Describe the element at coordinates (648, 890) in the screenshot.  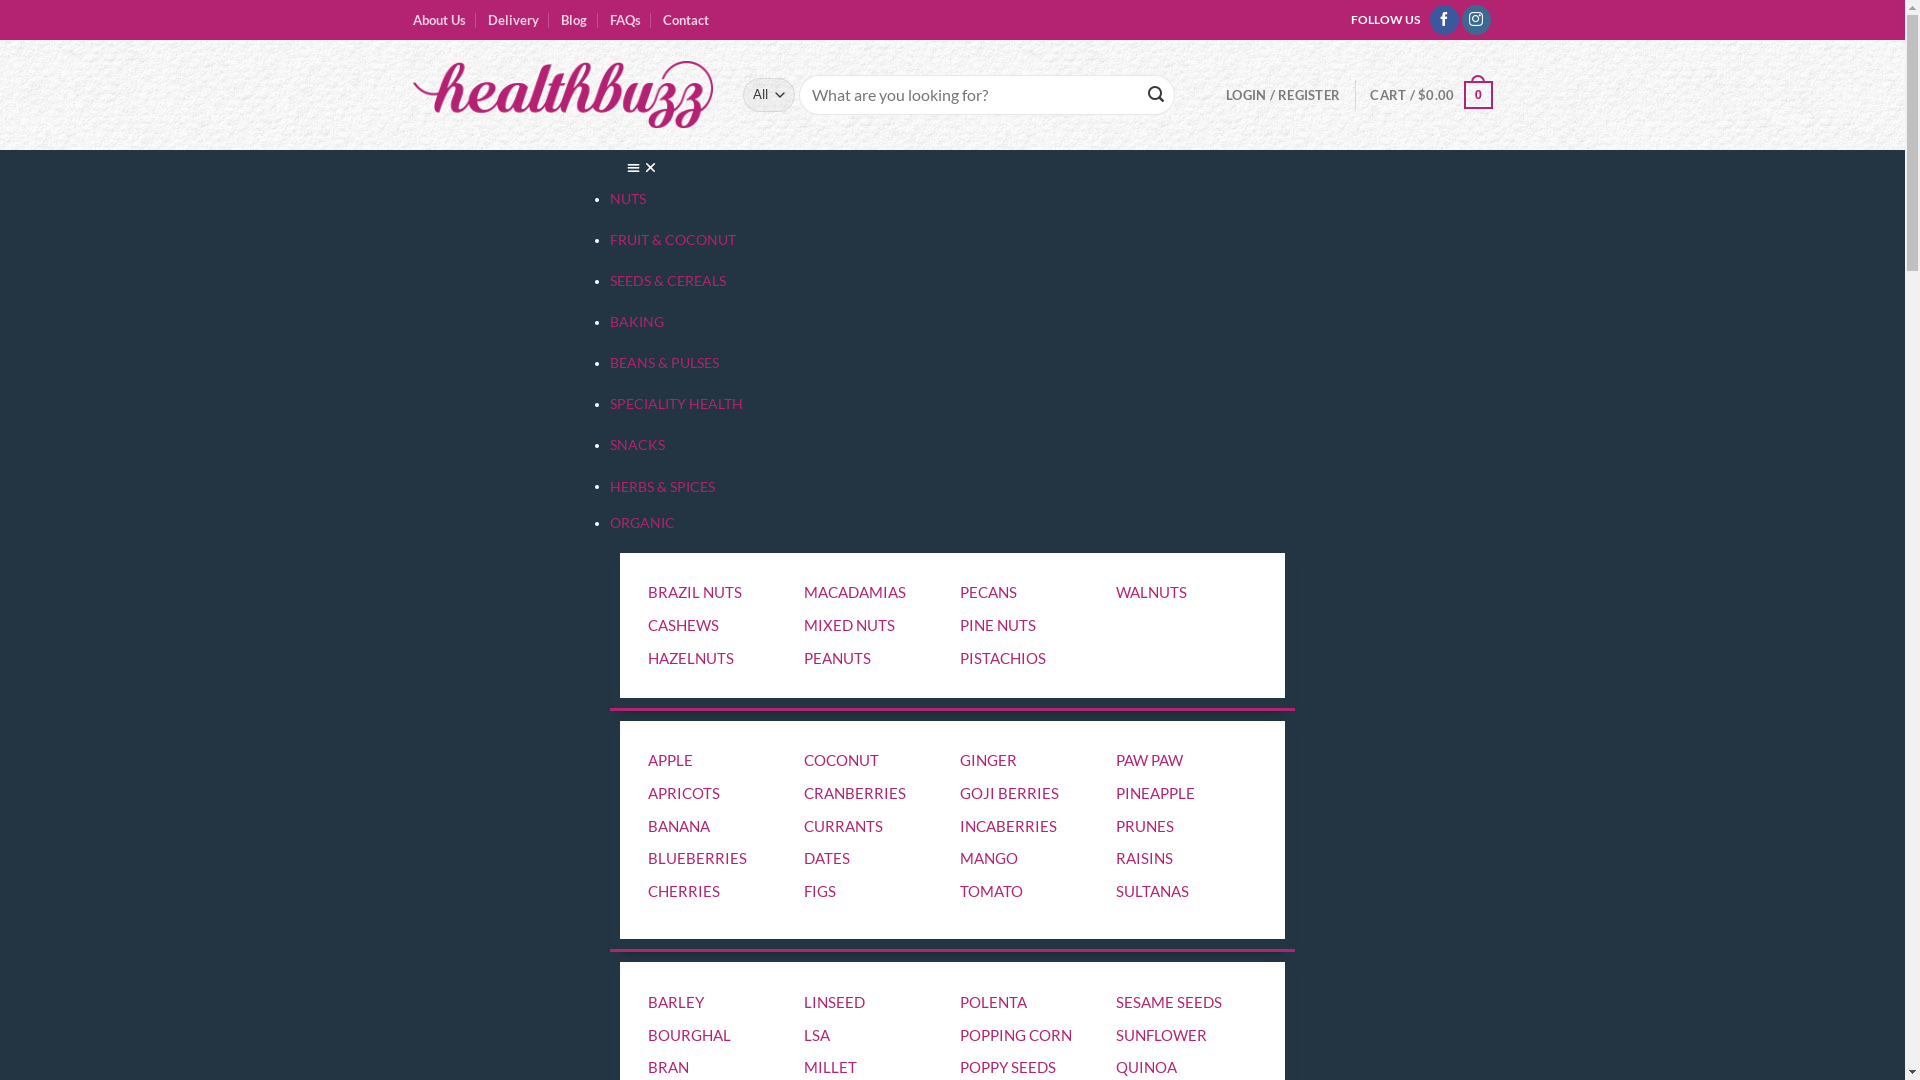
I see `'CHERRIES'` at that location.